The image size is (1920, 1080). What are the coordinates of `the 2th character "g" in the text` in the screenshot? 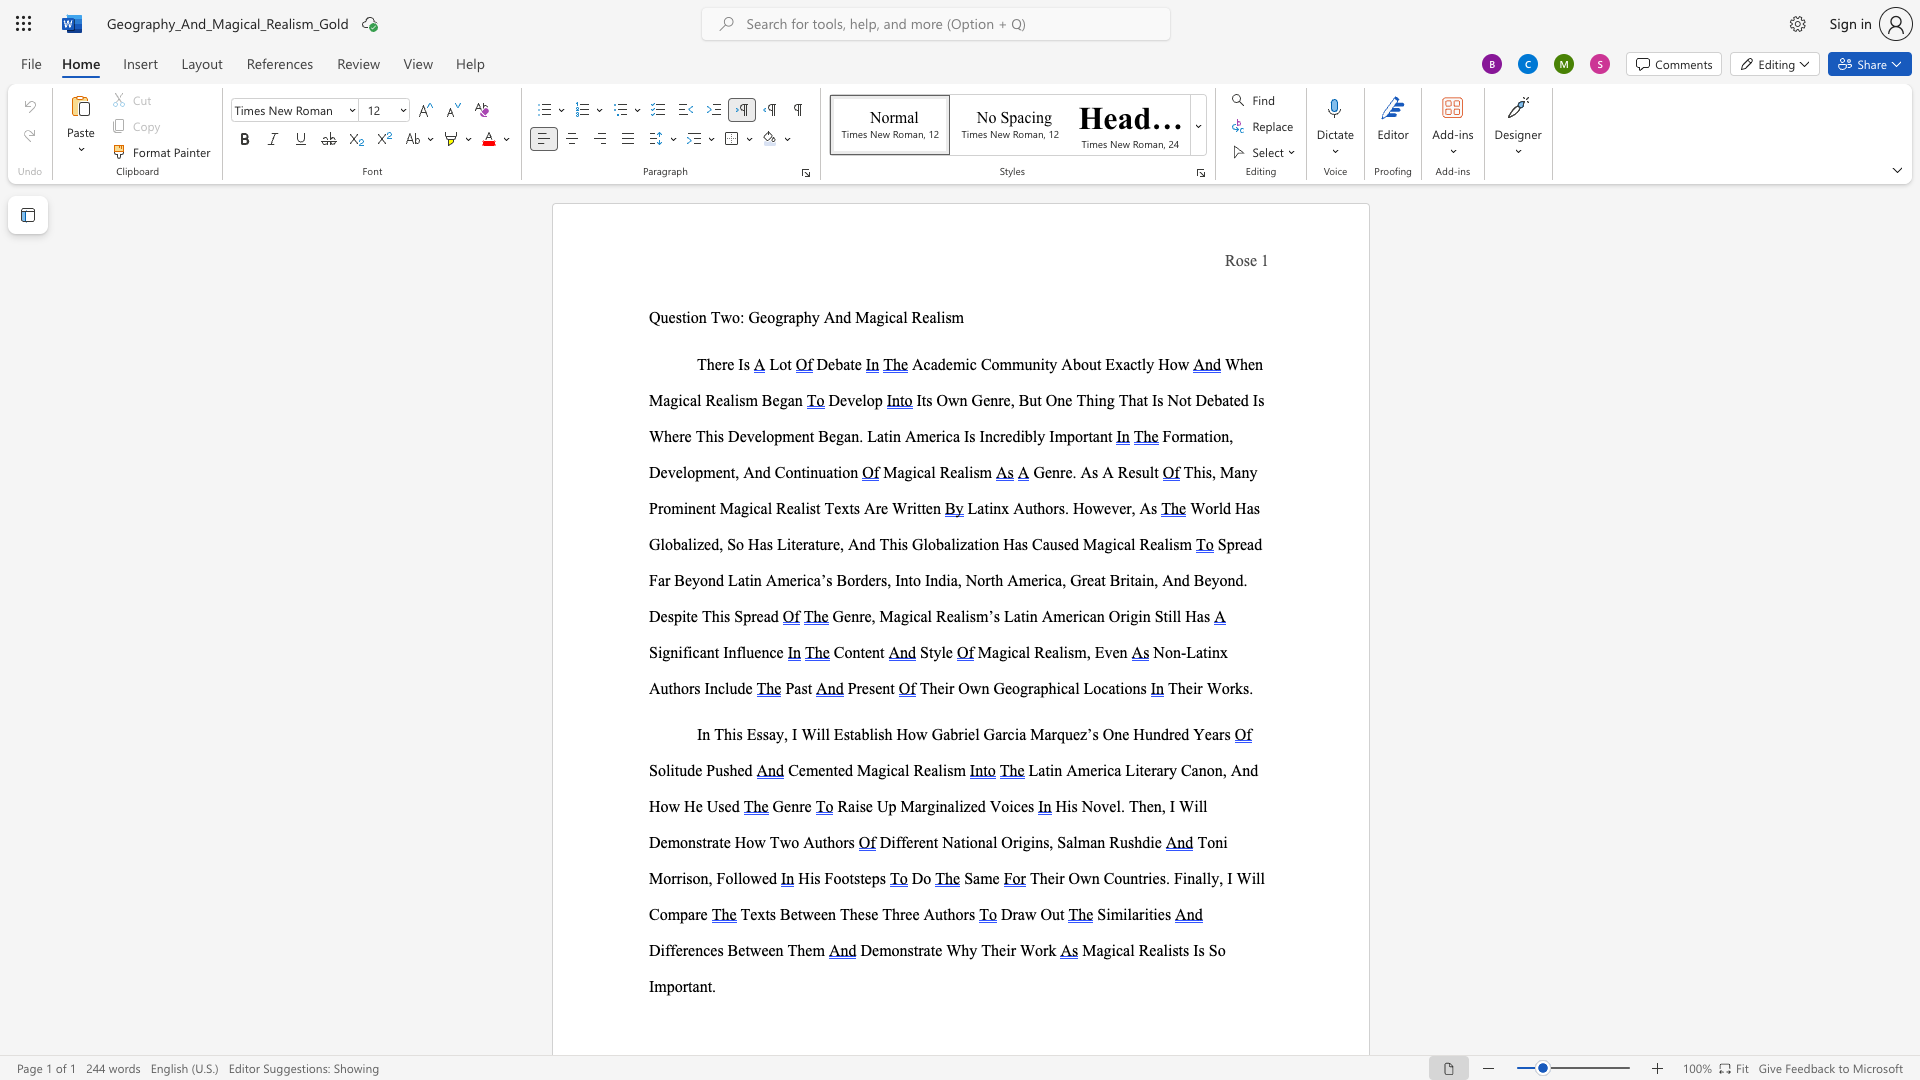 It's located at (840, 435).